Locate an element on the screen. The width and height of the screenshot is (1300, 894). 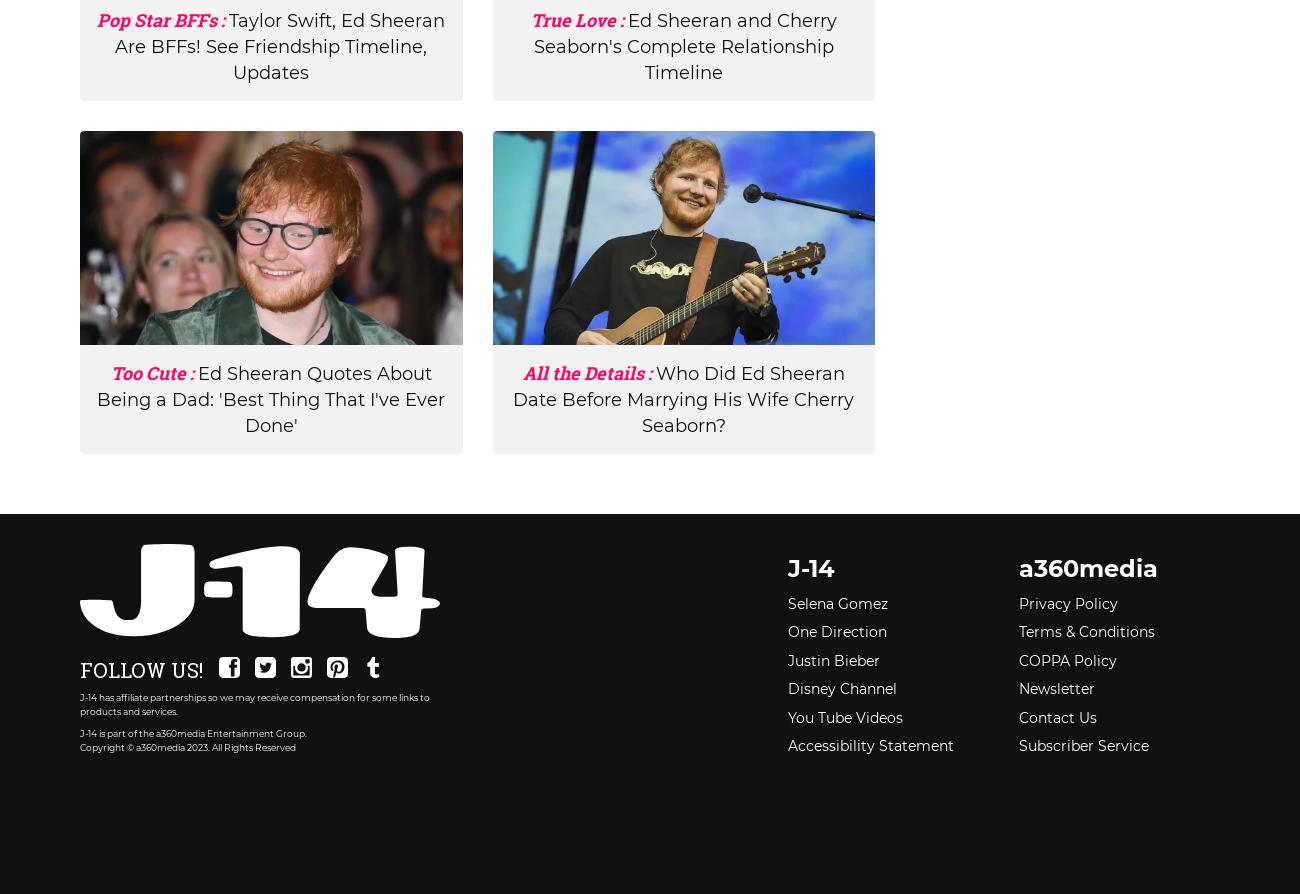
'Accessibility Statement' is located at coordinates (870, 745).